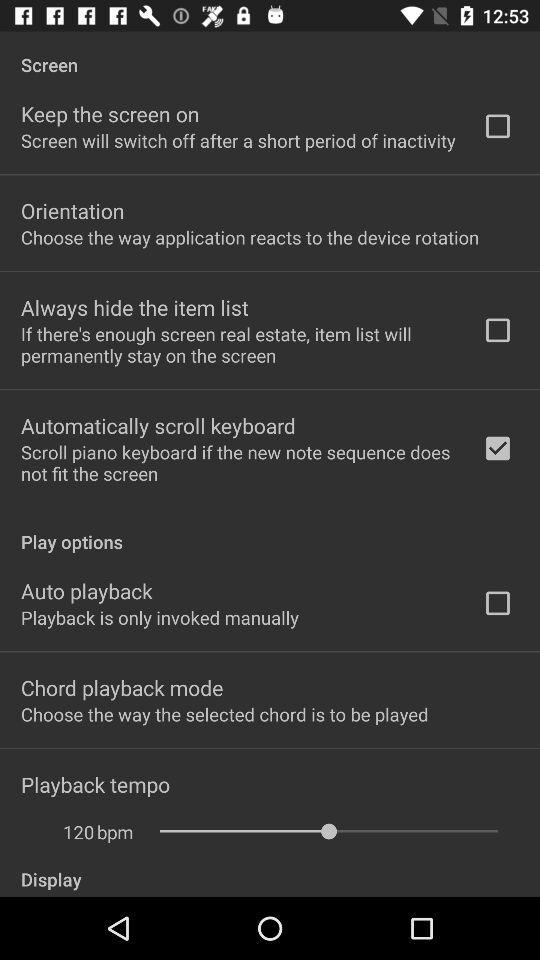 Image resolution: width=540 pixels, height=960 pixels. What do you see at coordinates (85, 590) in the screenshot?
I see `the app above the playback is only icon` at bounding box center [85, 590].